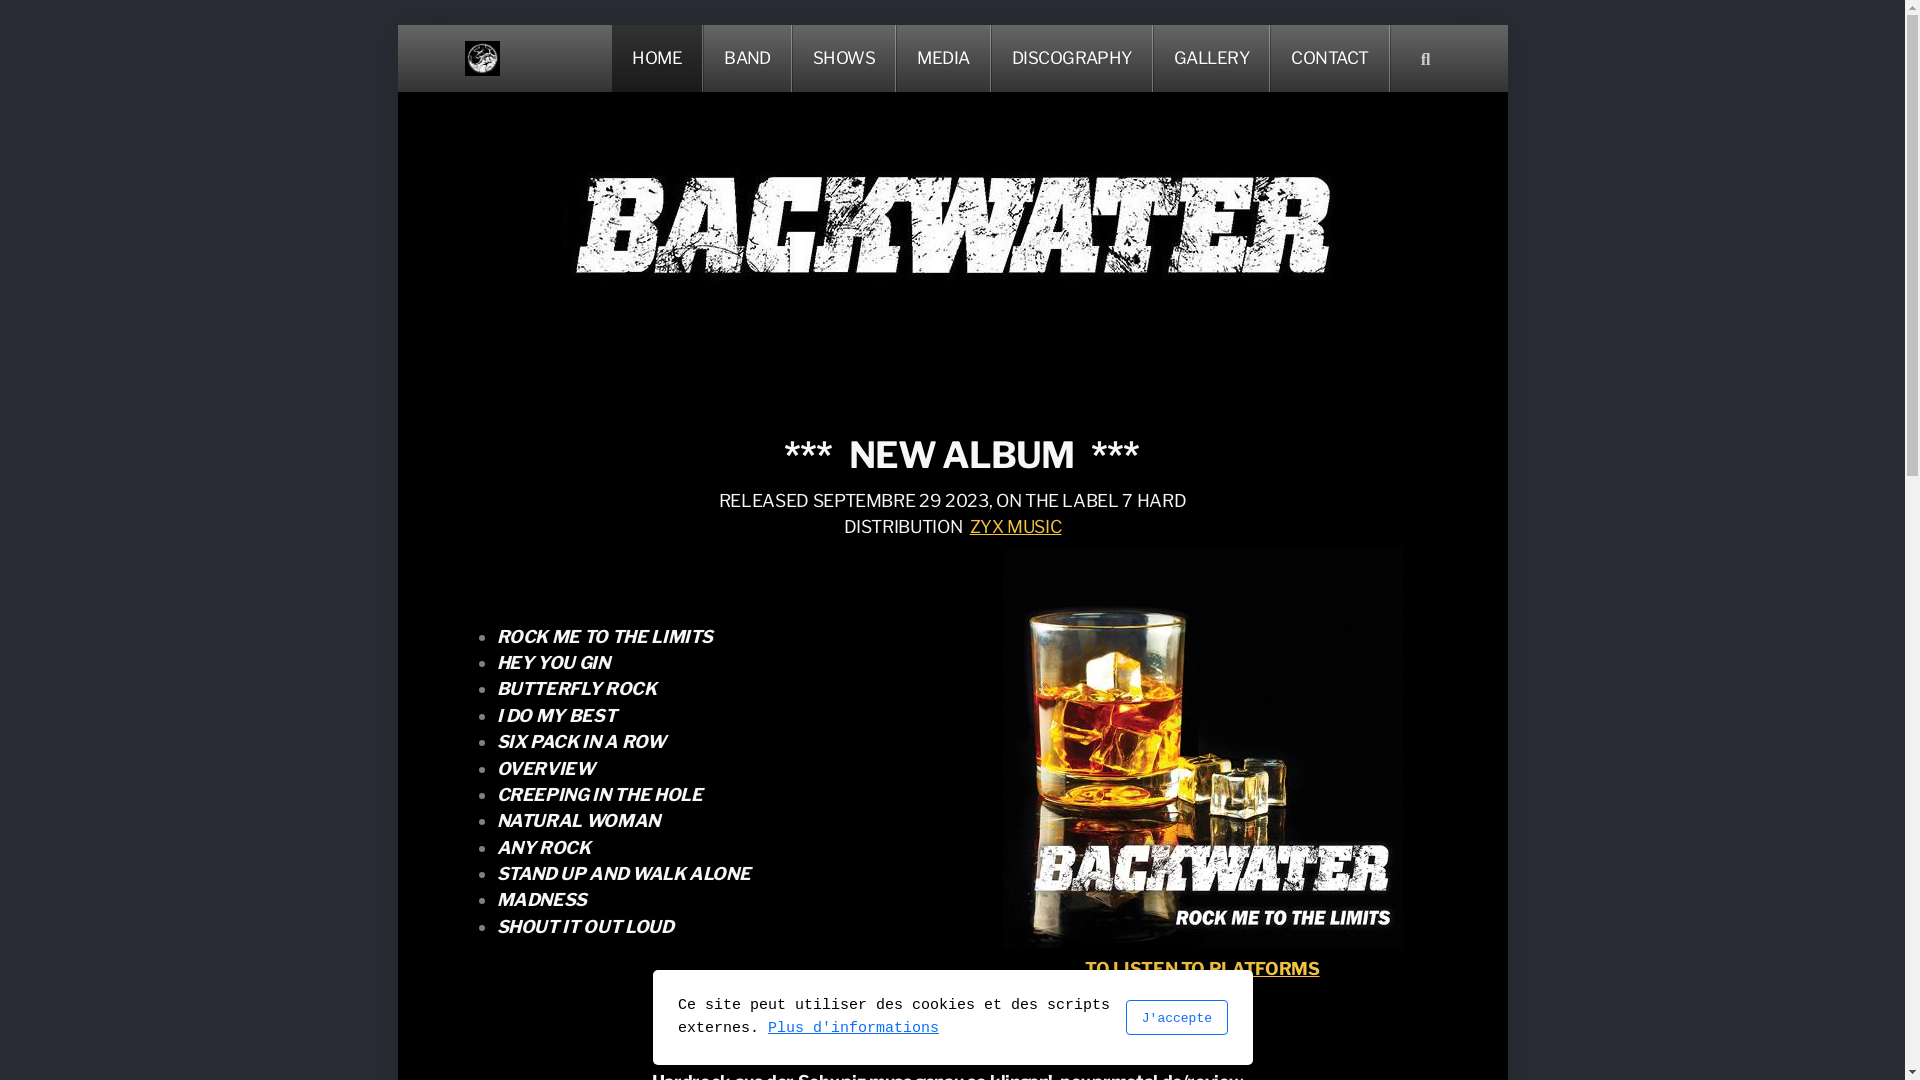  I want to click on 'DISCOGRAPHY', so click(992, 57).